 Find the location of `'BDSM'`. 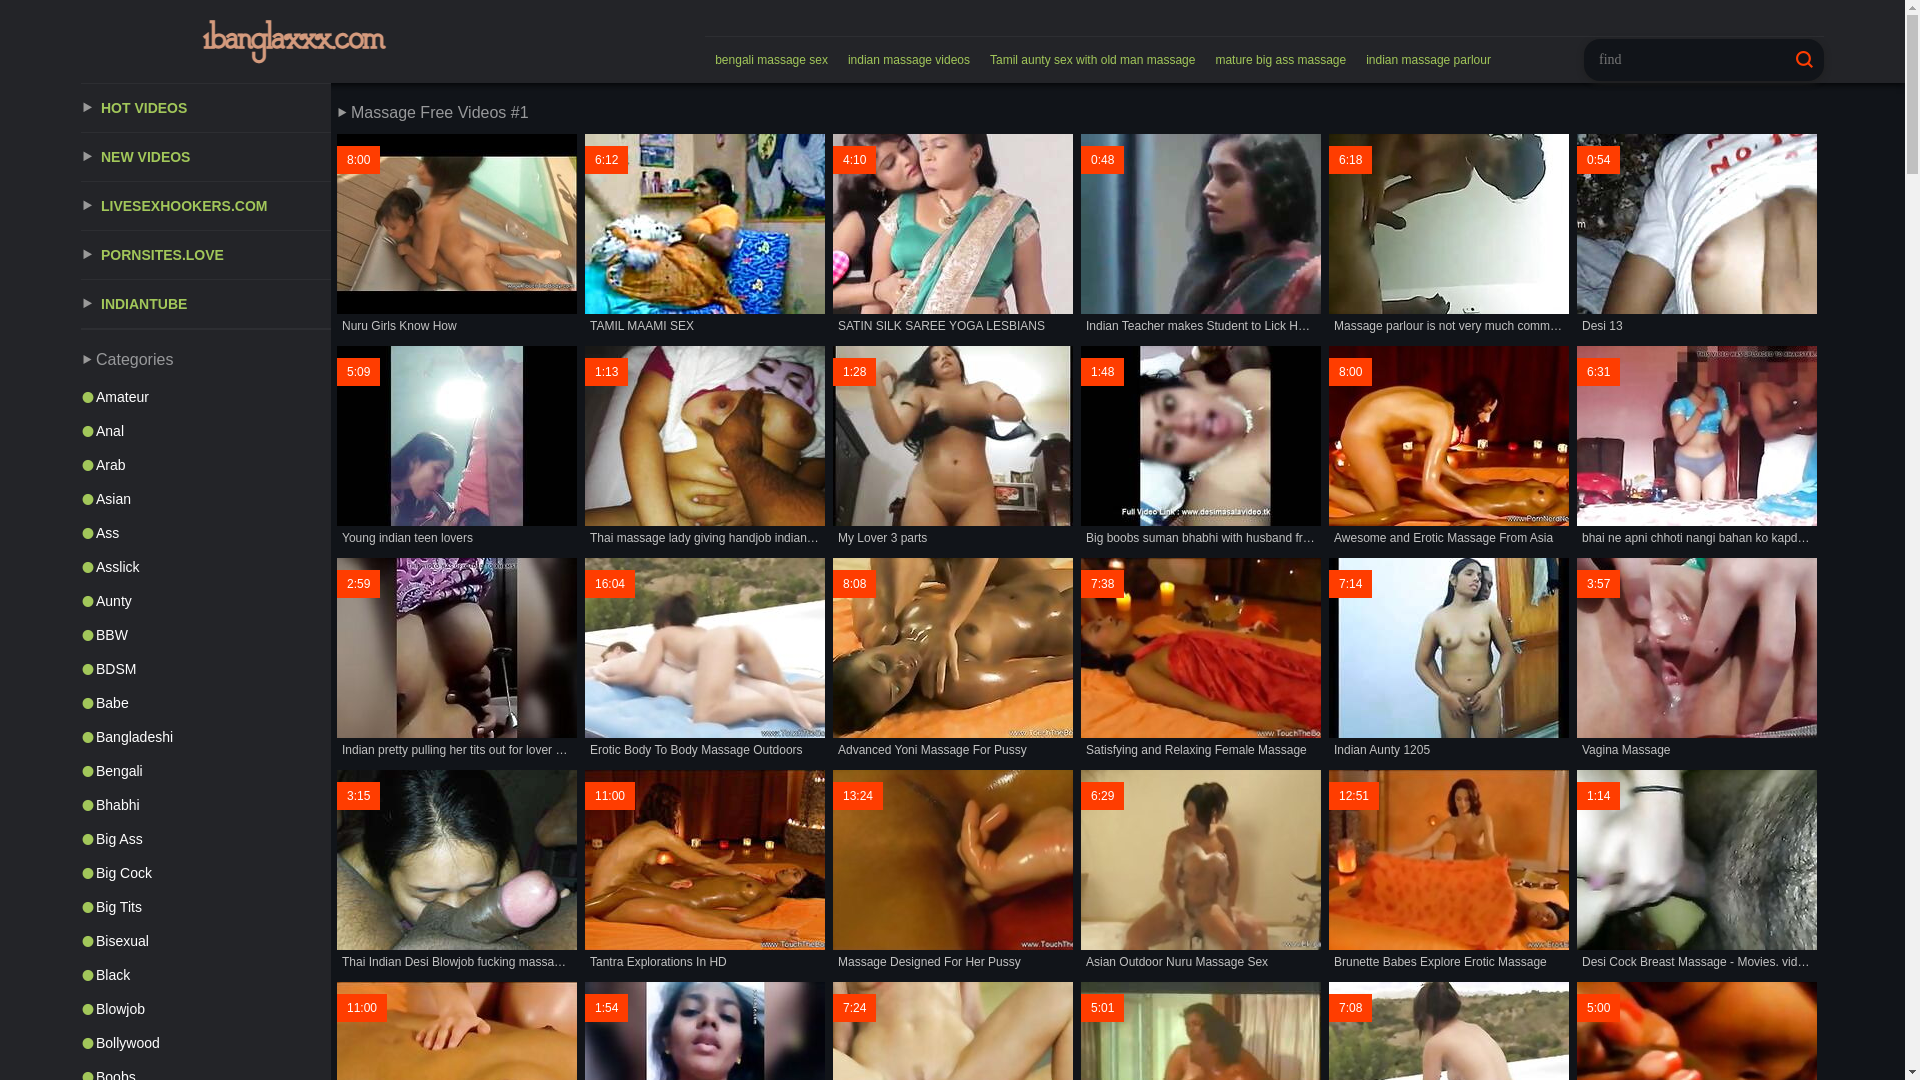

'BDSM' is located at coordinates (206, 668).